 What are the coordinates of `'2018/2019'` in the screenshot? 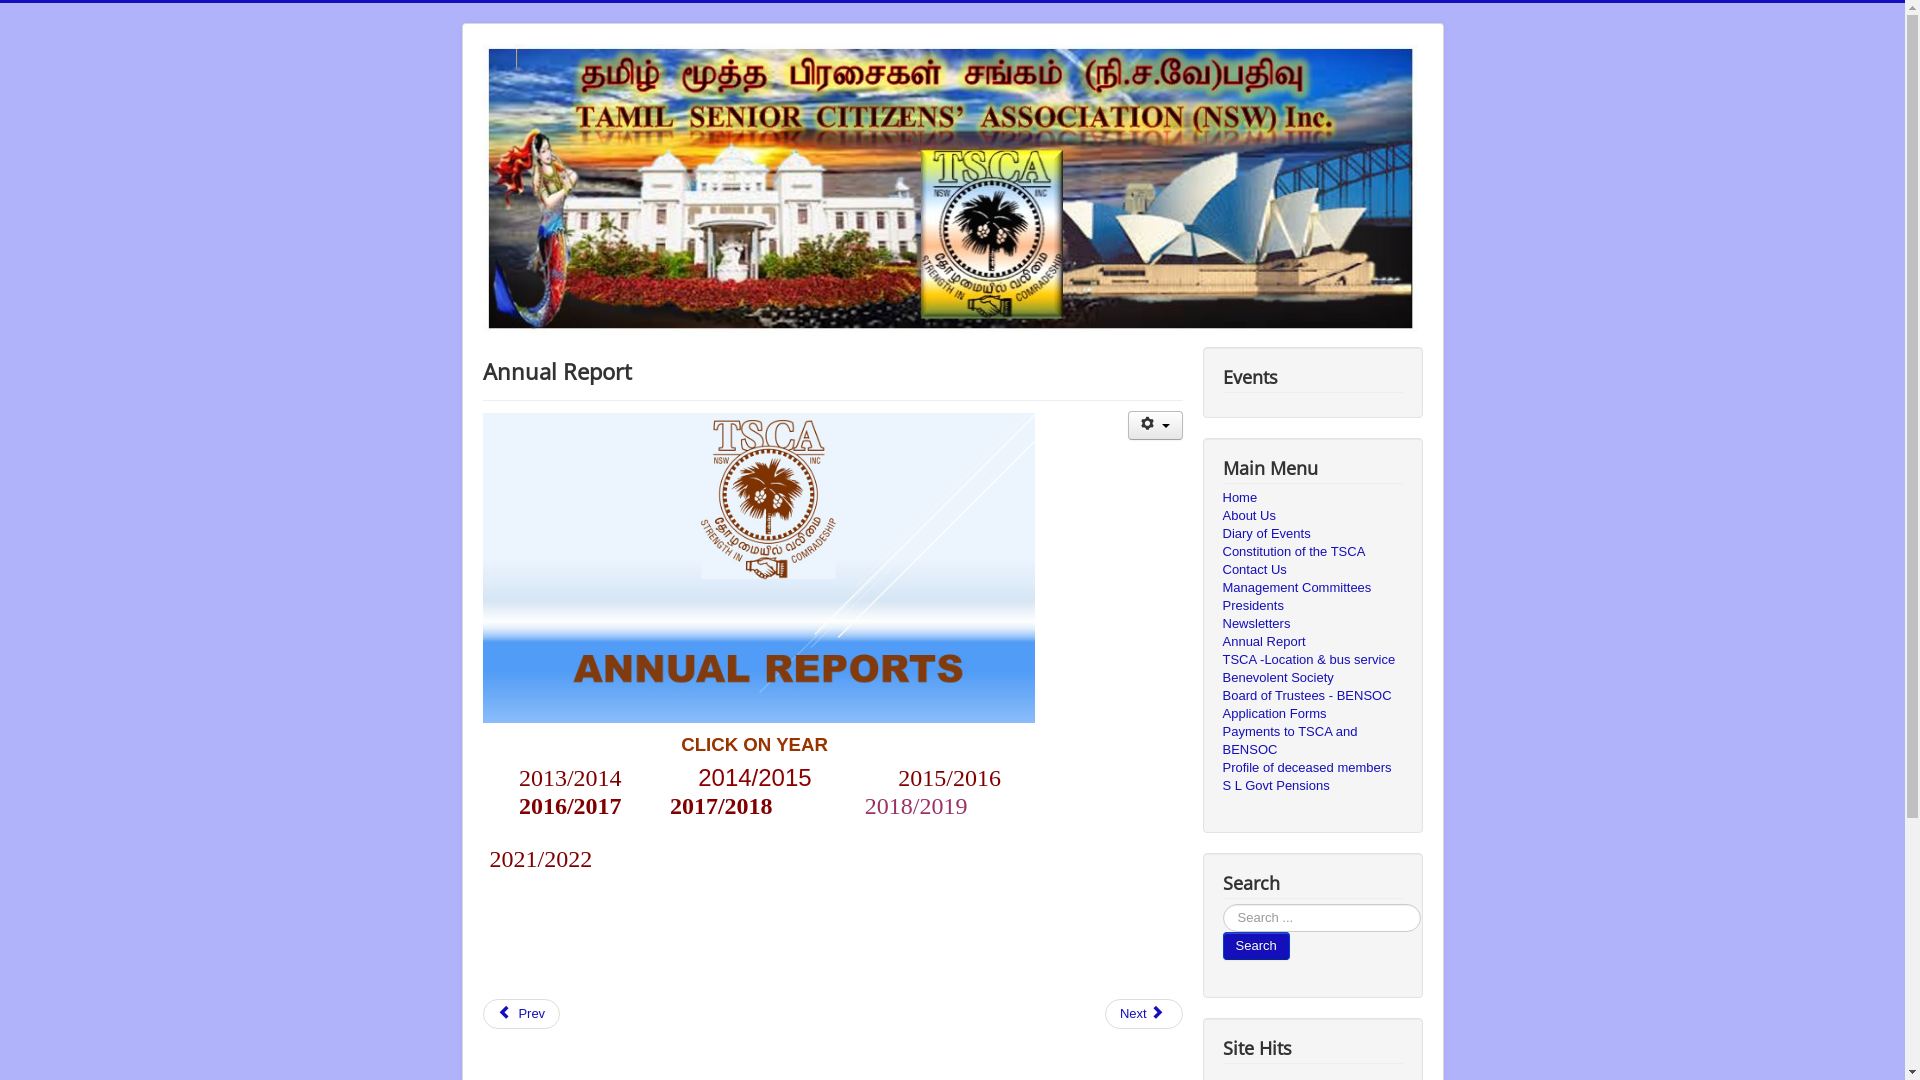 It's located at (915, 805).